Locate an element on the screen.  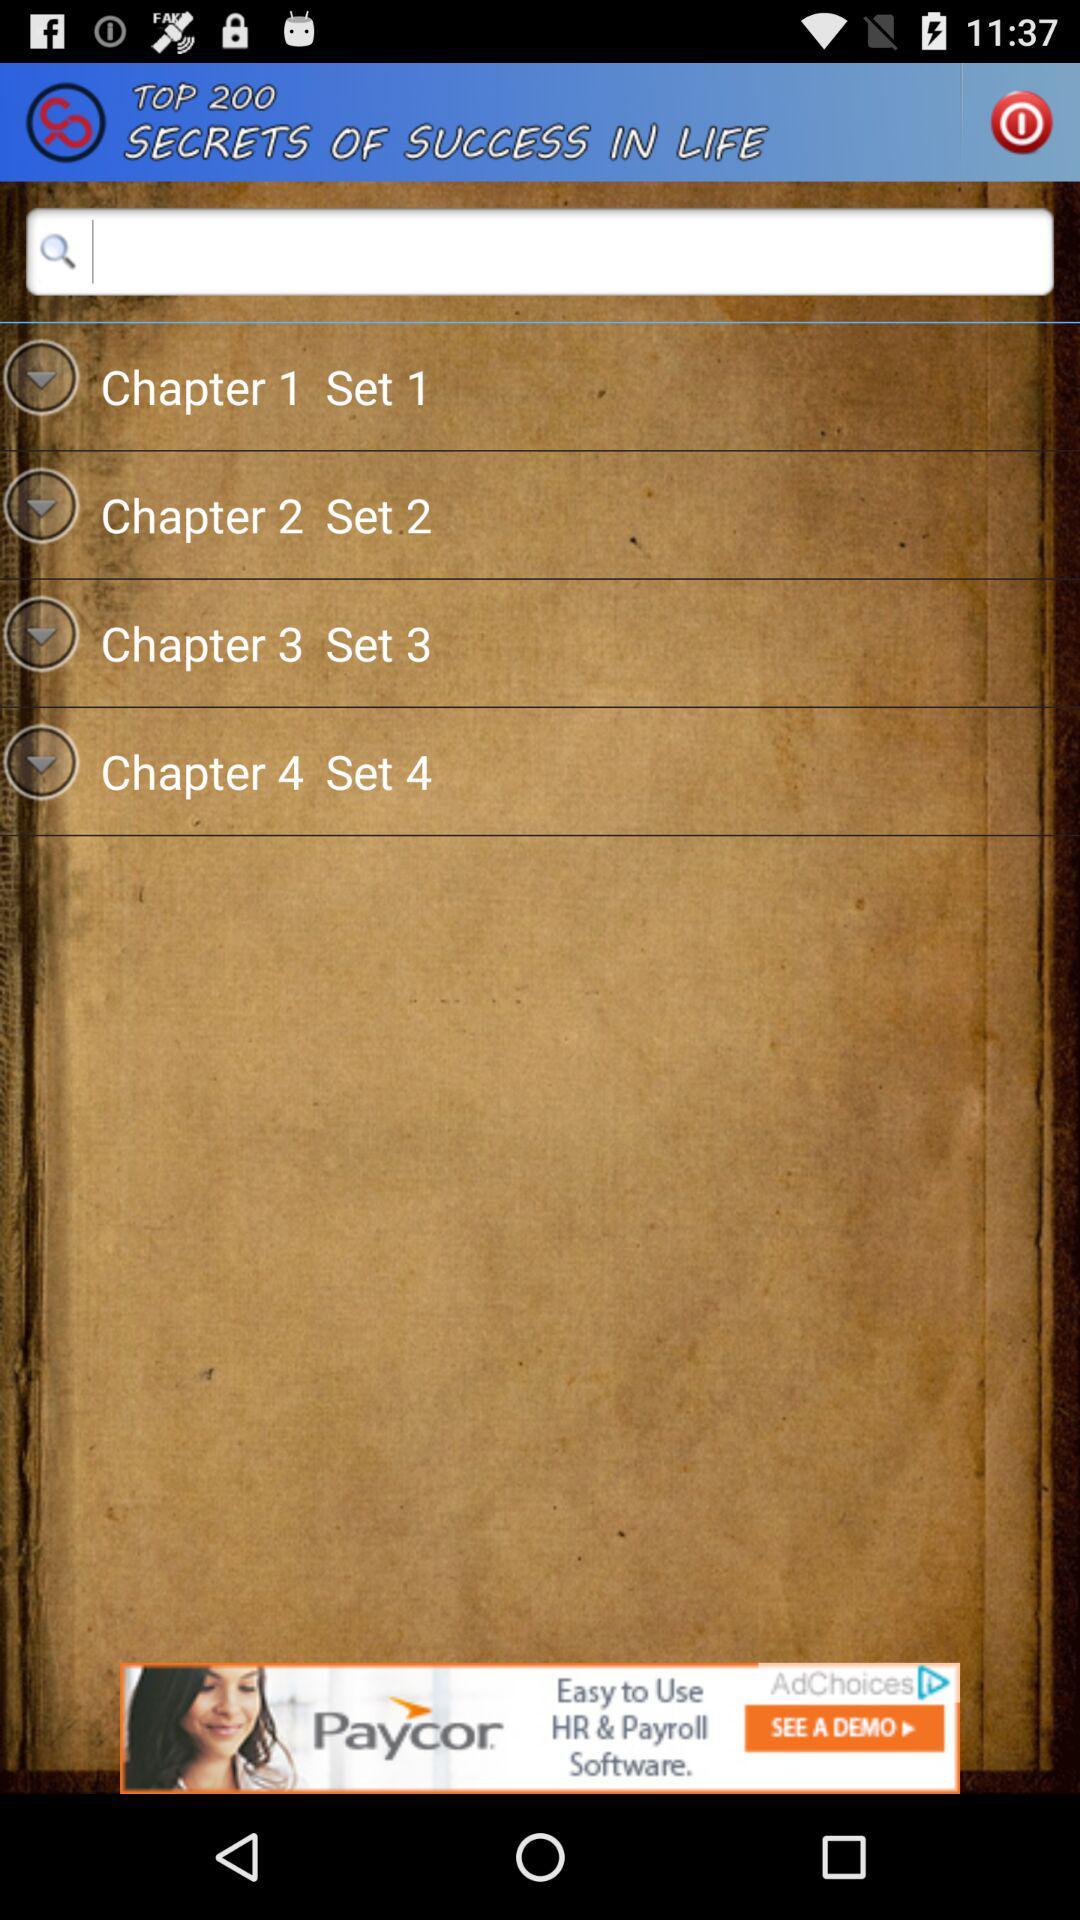
follow the banner is located at coordinates (540, 1727).